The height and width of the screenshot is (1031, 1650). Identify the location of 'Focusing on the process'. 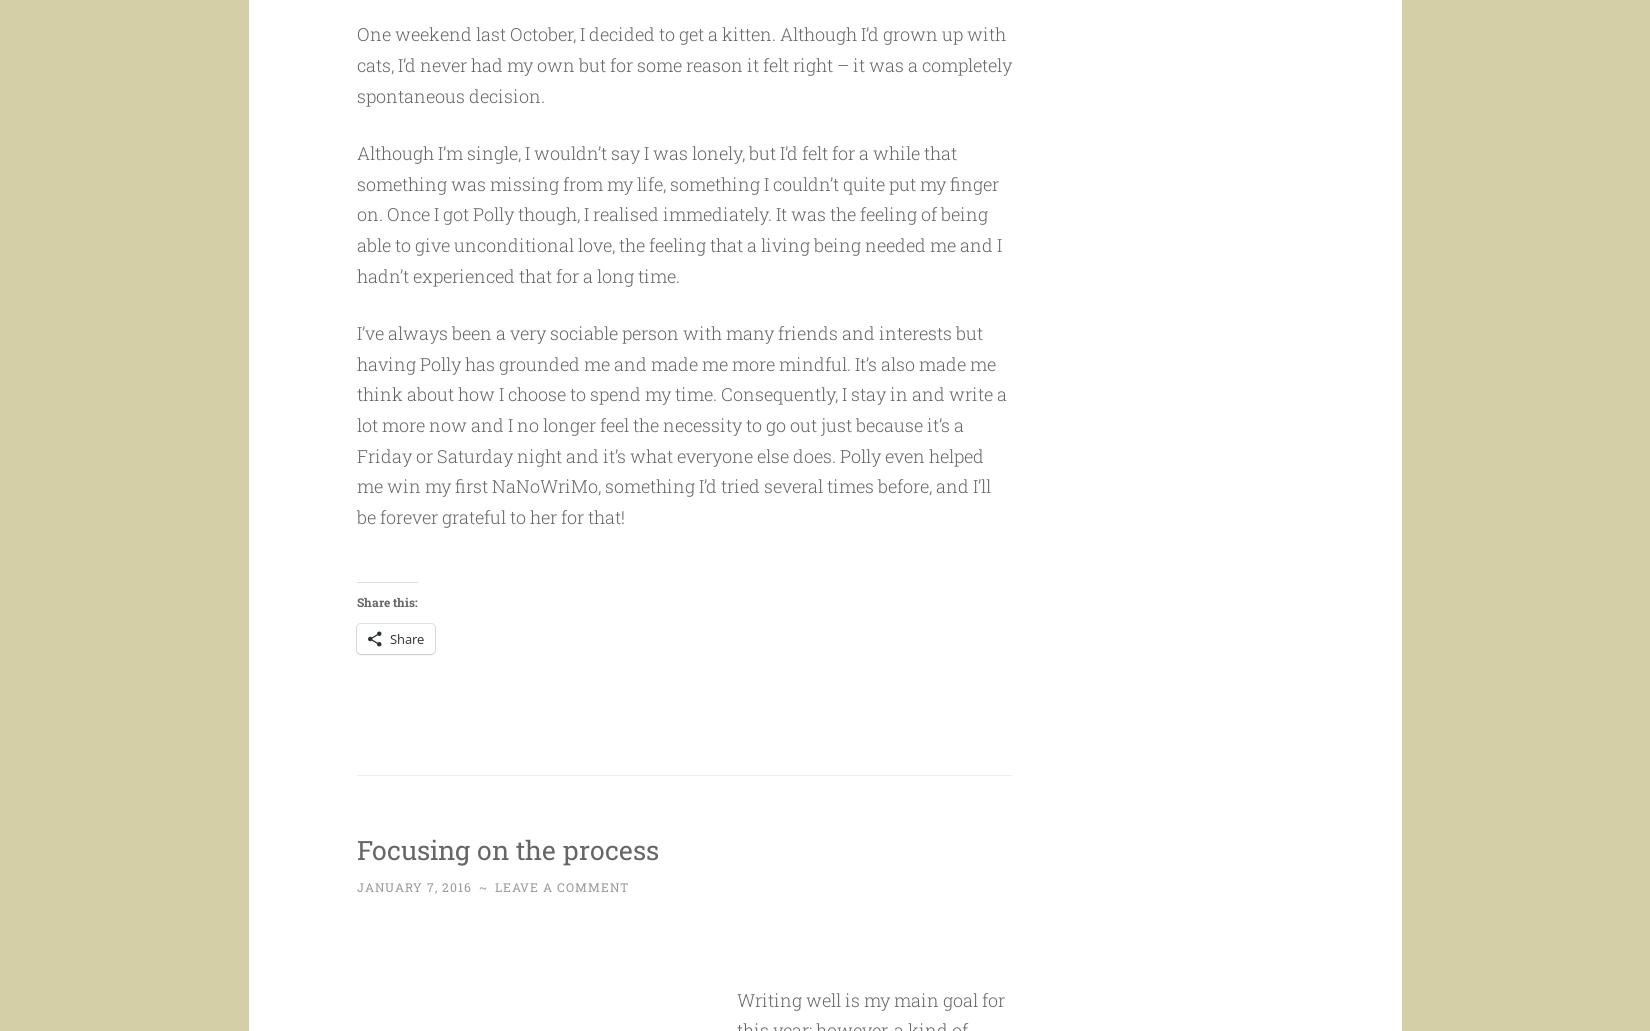
(539, 885).